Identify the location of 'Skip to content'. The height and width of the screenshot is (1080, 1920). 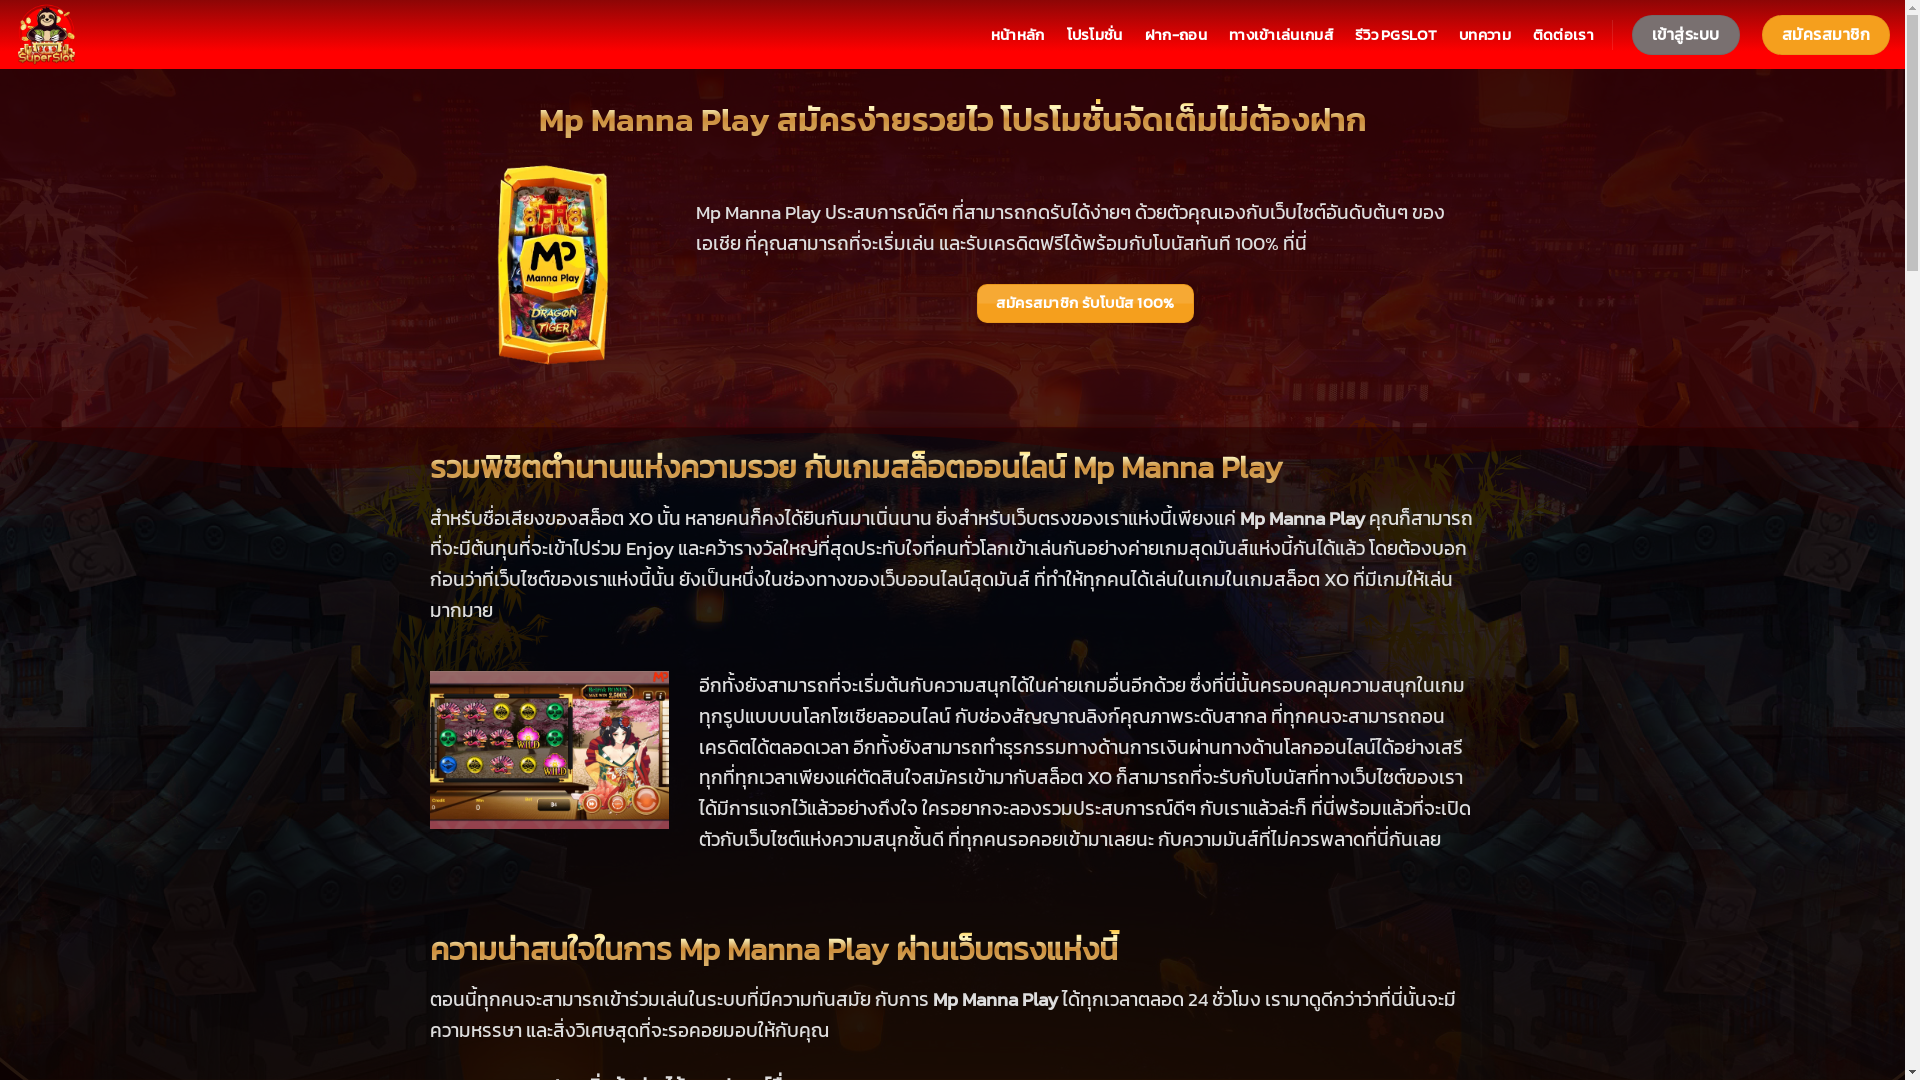
(0, 0).